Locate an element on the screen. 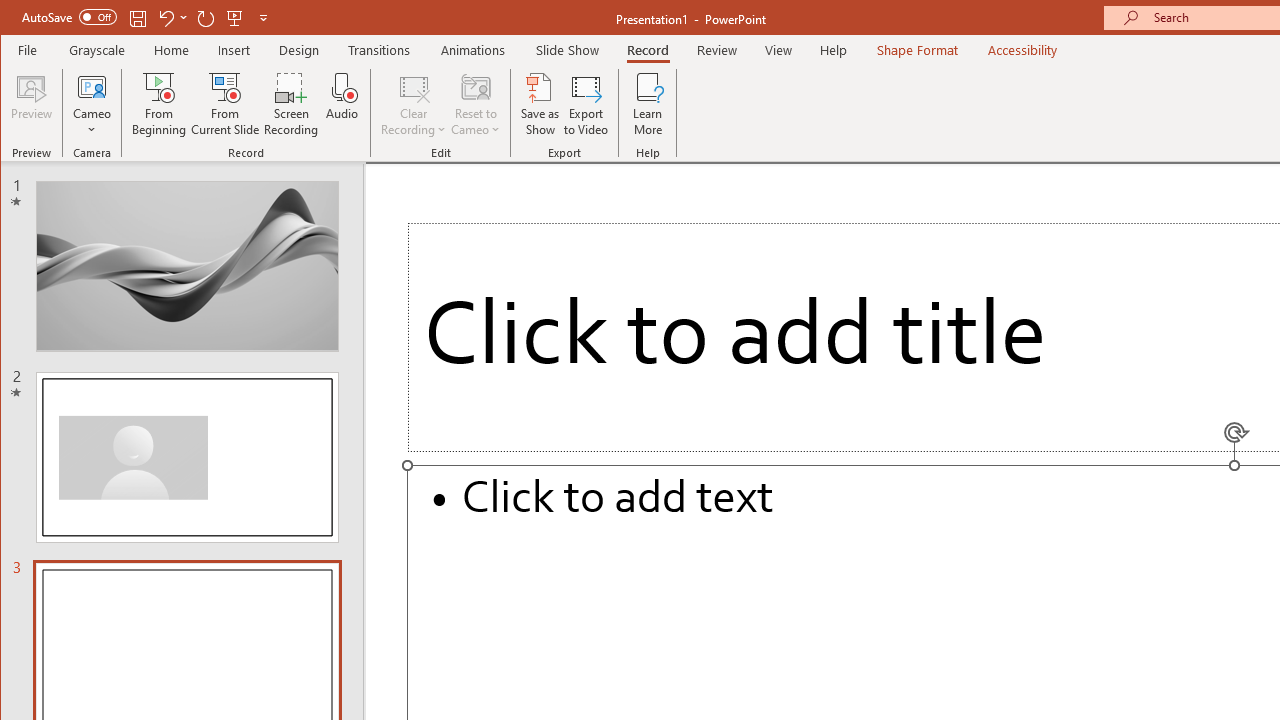 The height and width of the screenshot is (720, 1280). 'Home' is located at coordinates (171, 49).